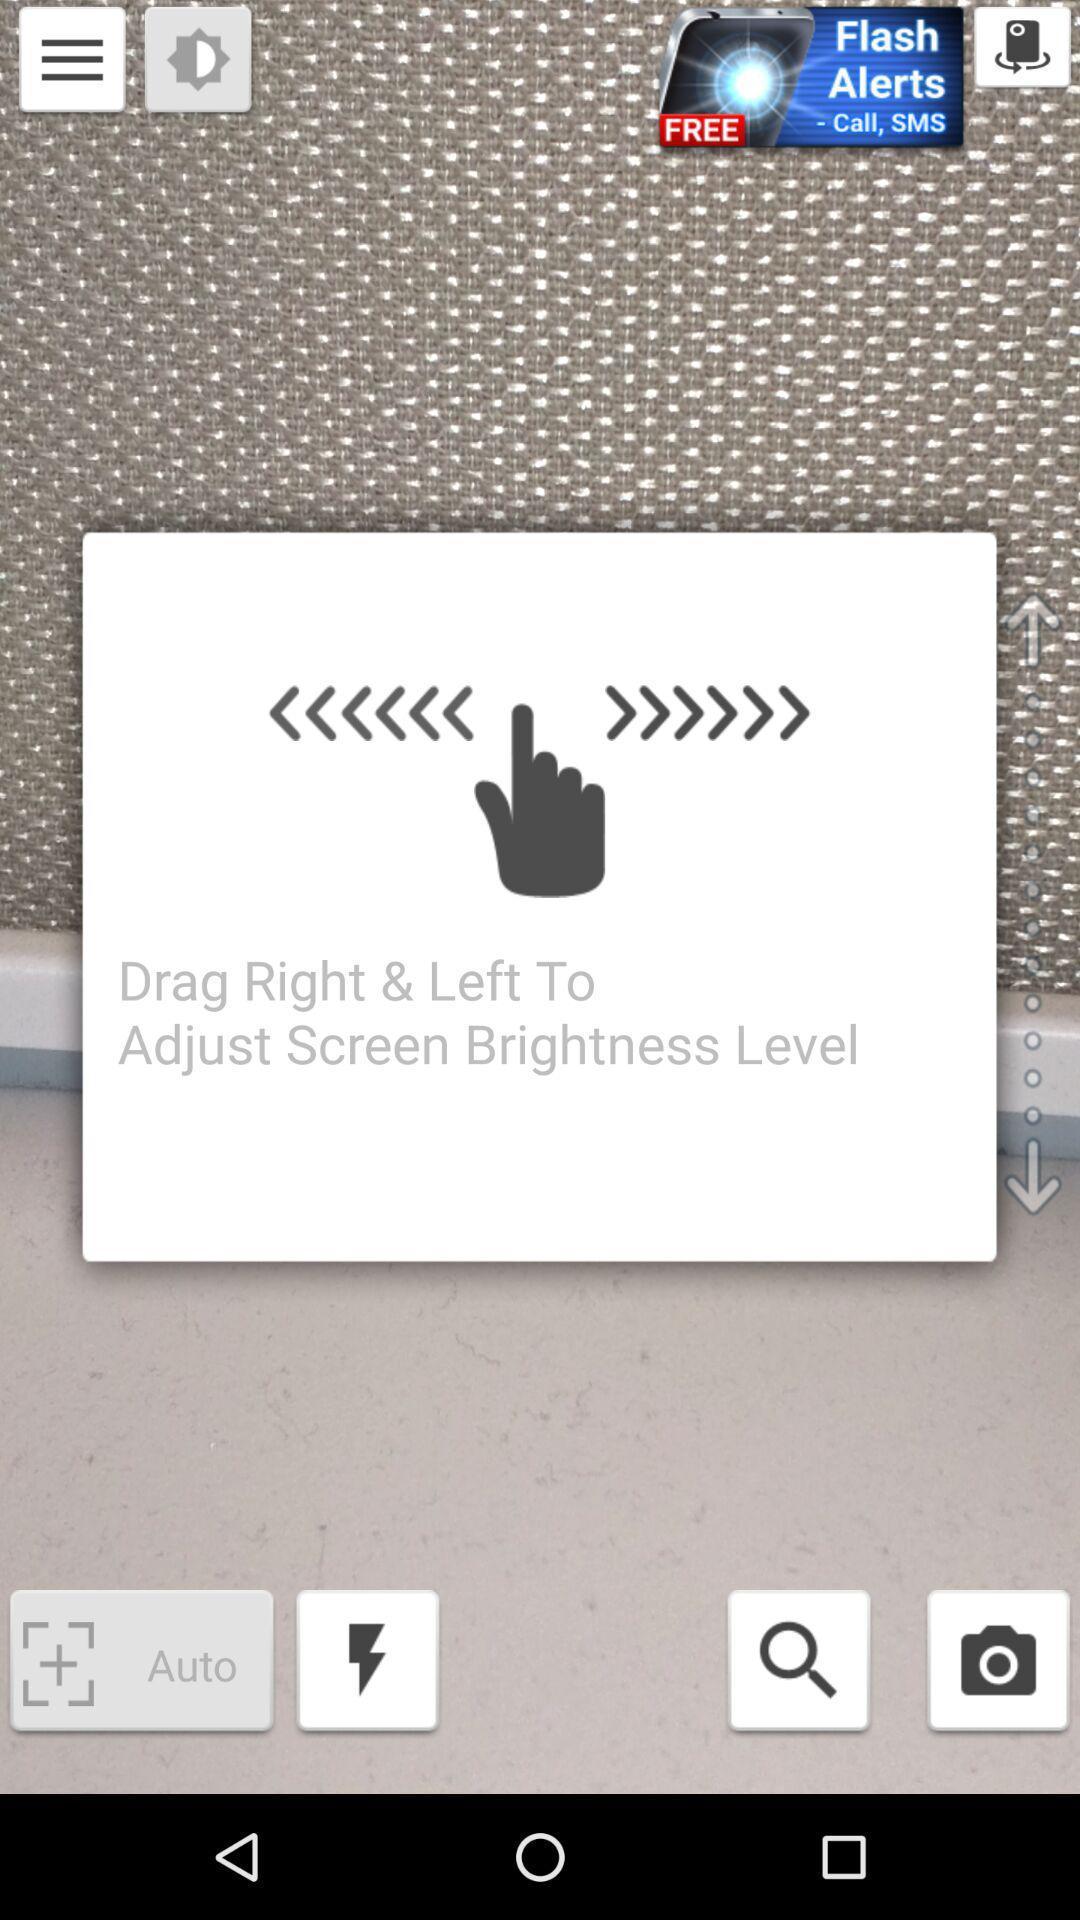 The width and height of the screenshot is (1080, 1920). Describe the element at coordinates (811, 82) in the screenshot. I see `visit advertisement site` at that location.